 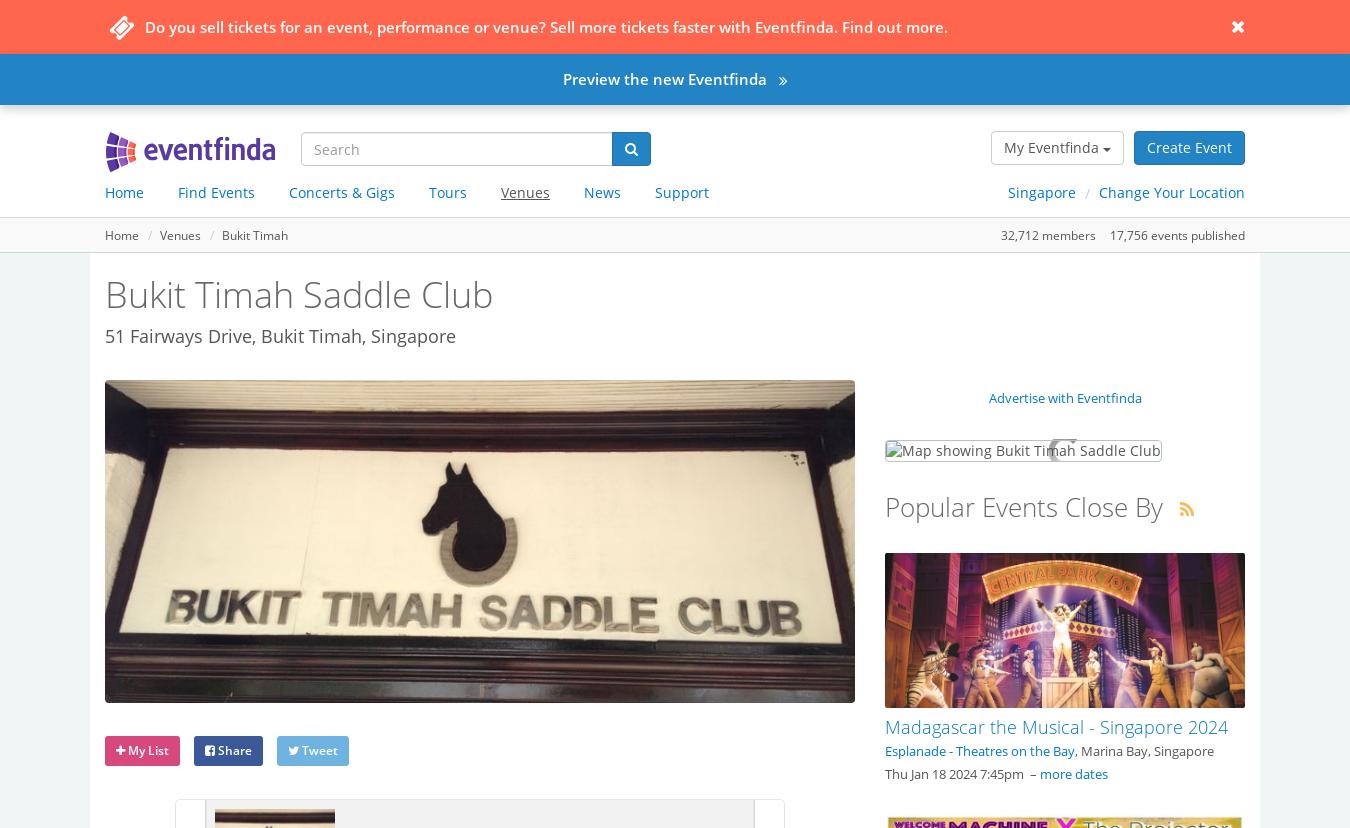 What do you see at coordinates (347, 26) in the screenshot?
I see `'Do you sell tickets for an event, performance or venue?'` at bounding box center [347, 26].